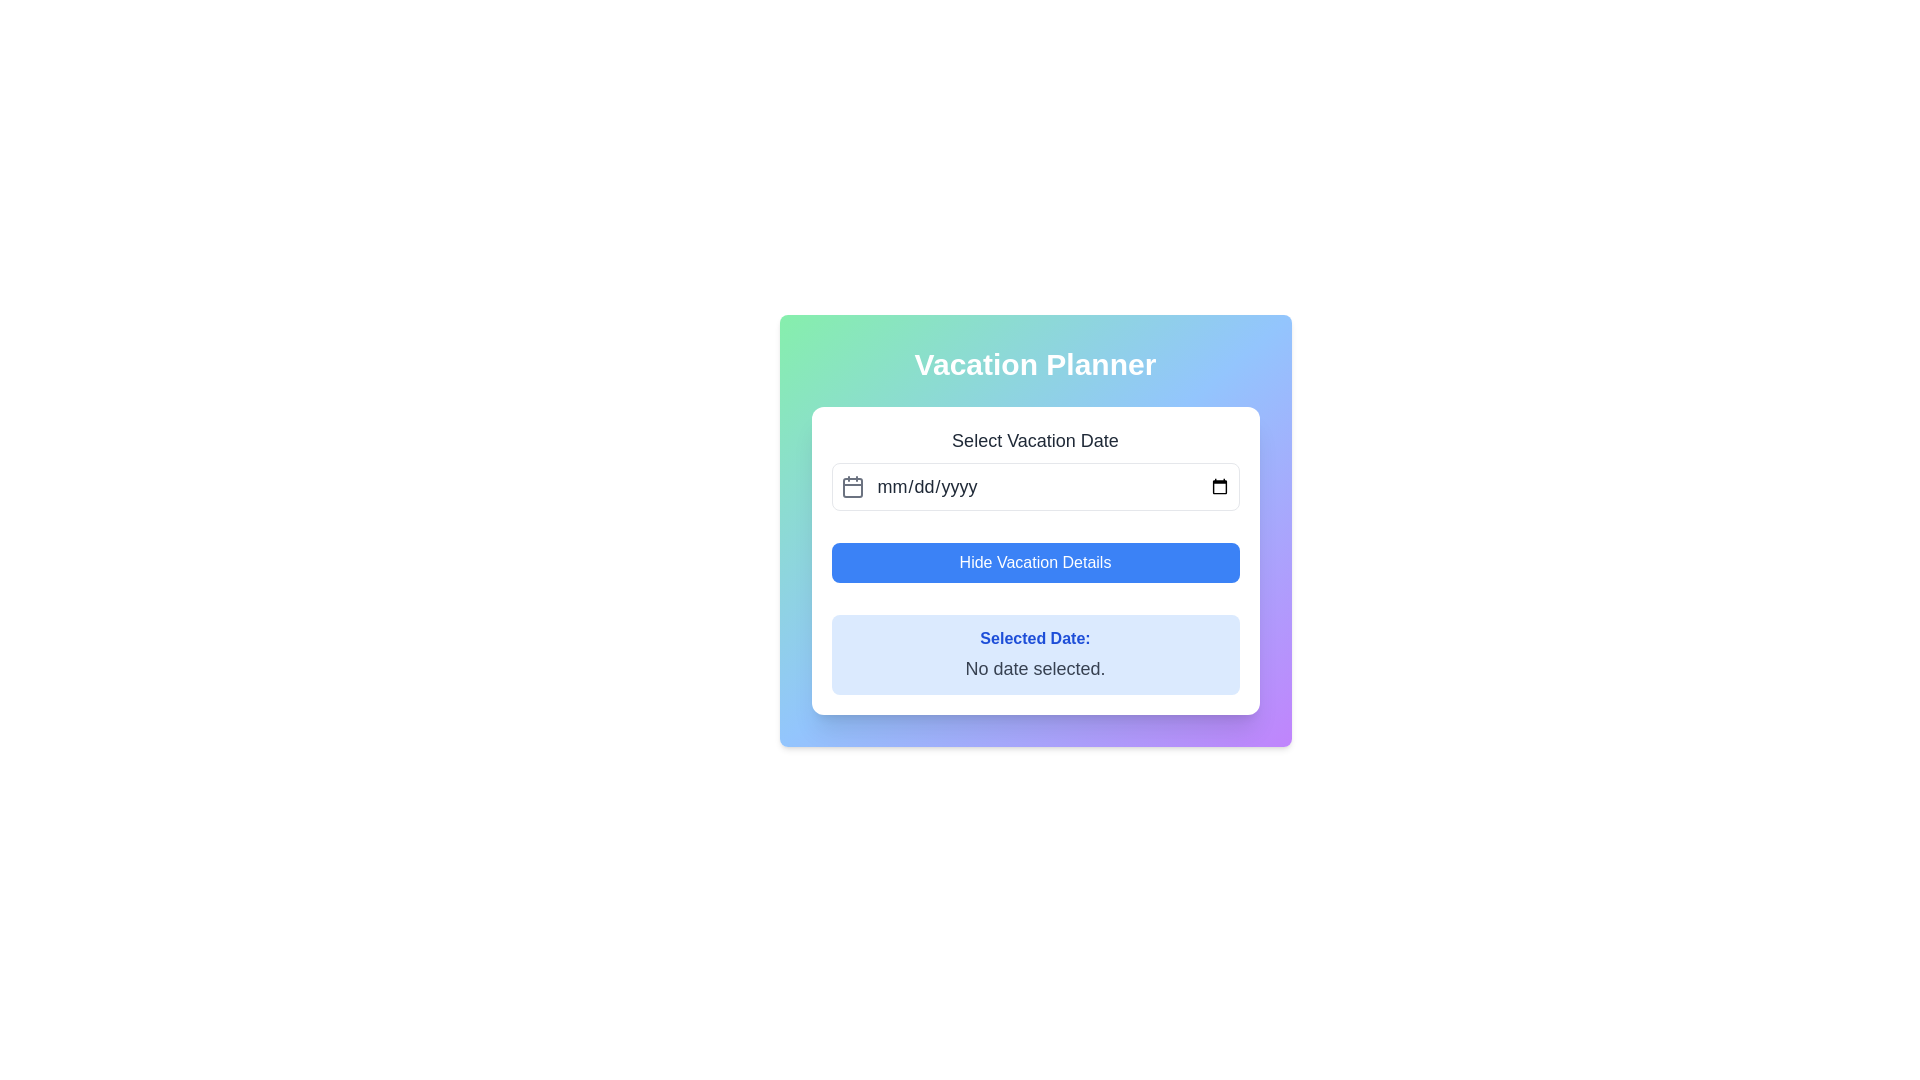 Image resolution: width=1920 pixels, height=1080 pixels. I want to click on the Date Input Field used for selecting or entering a date by clicking on it to enable text entry, so click(1052, 486).